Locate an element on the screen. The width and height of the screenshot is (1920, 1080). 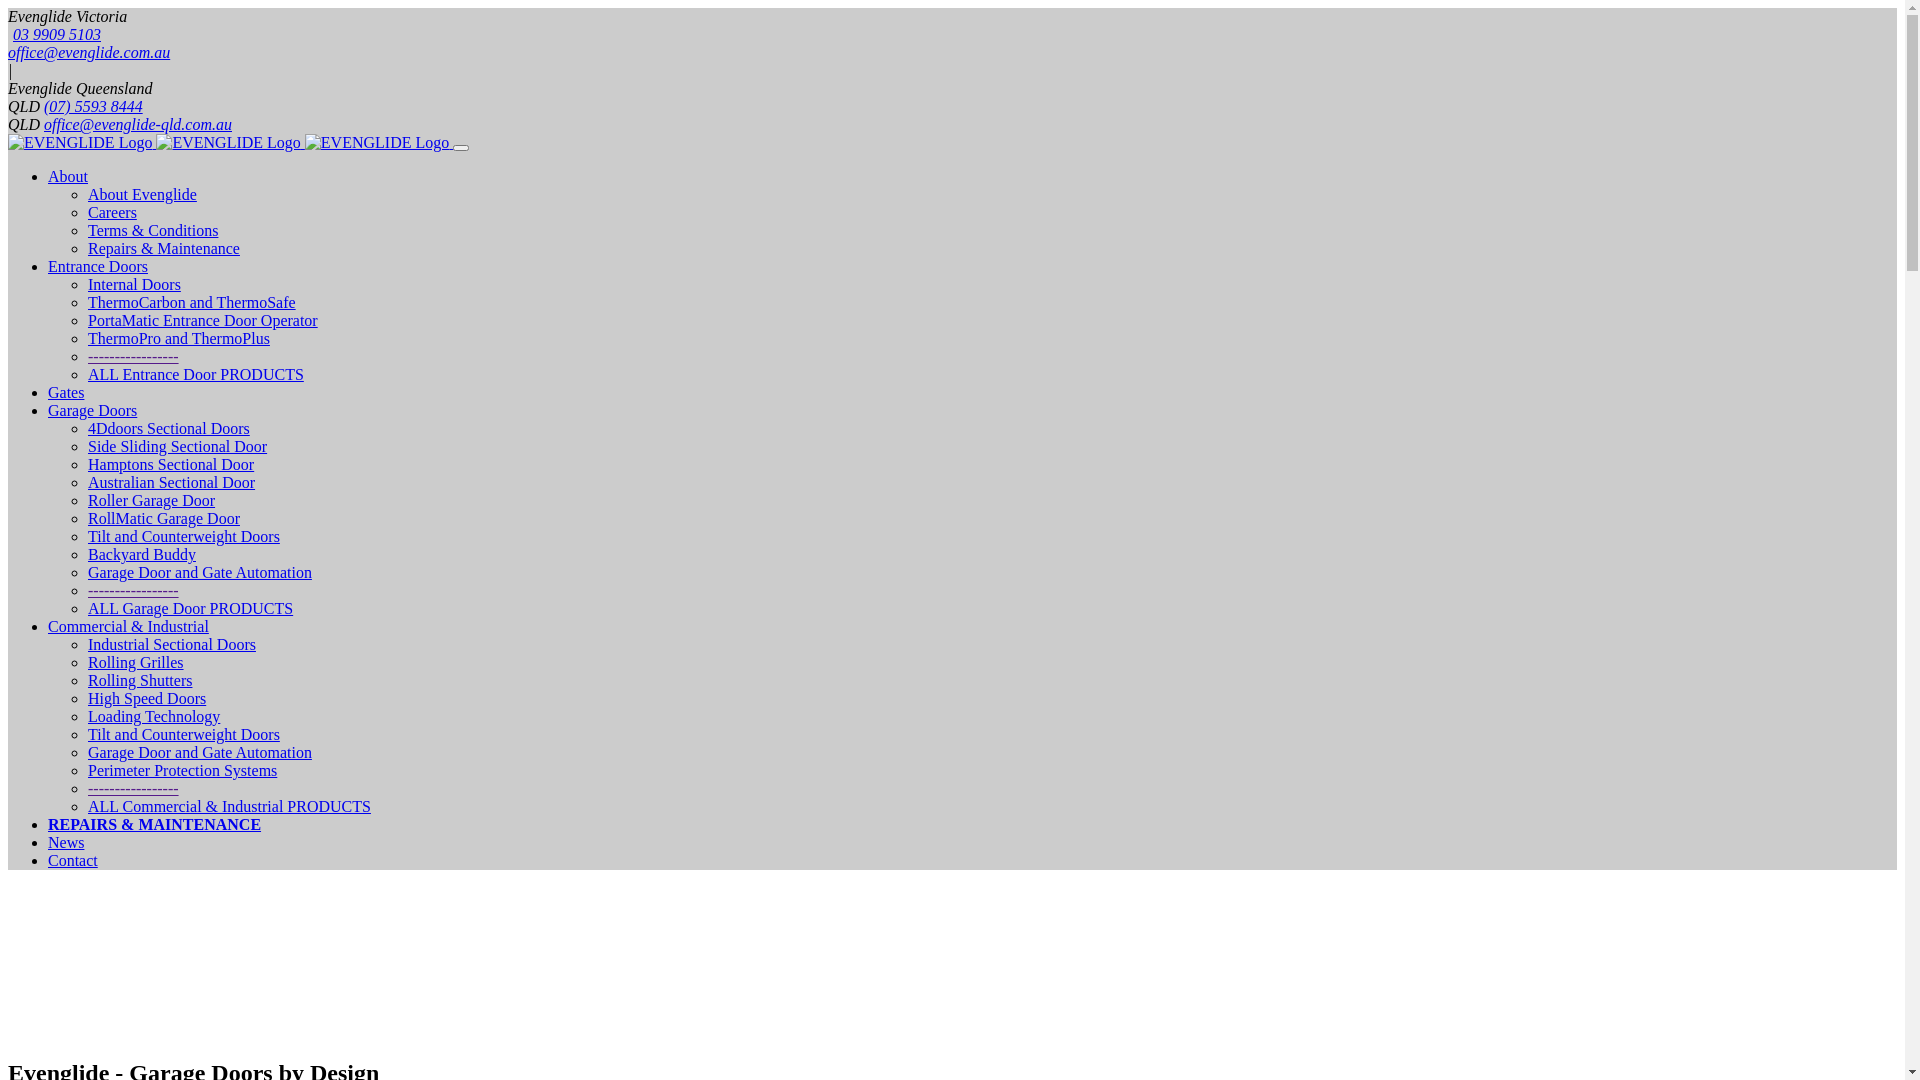
'office@evenglide.com.au' is located at coordinates (88, 51).